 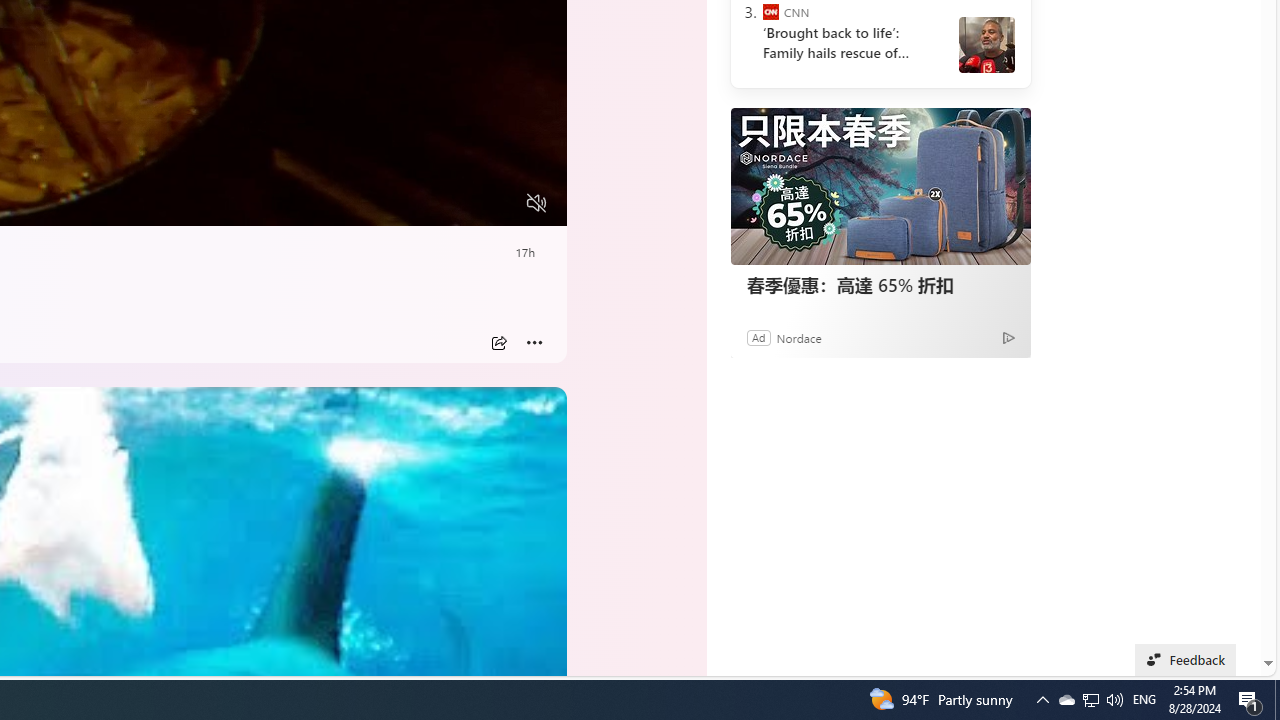 I want to click on 'Share', so click(x=498, y=342).